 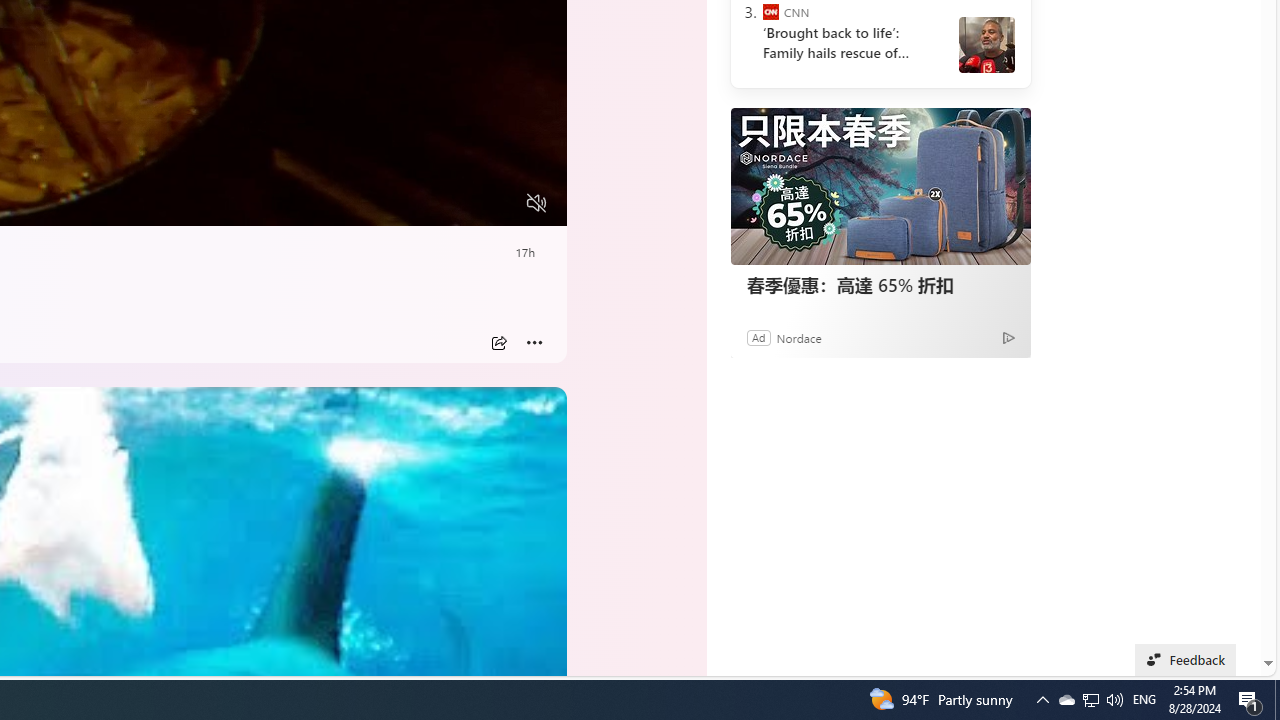 I want to click on 'Share', so click(x=498, y=342).